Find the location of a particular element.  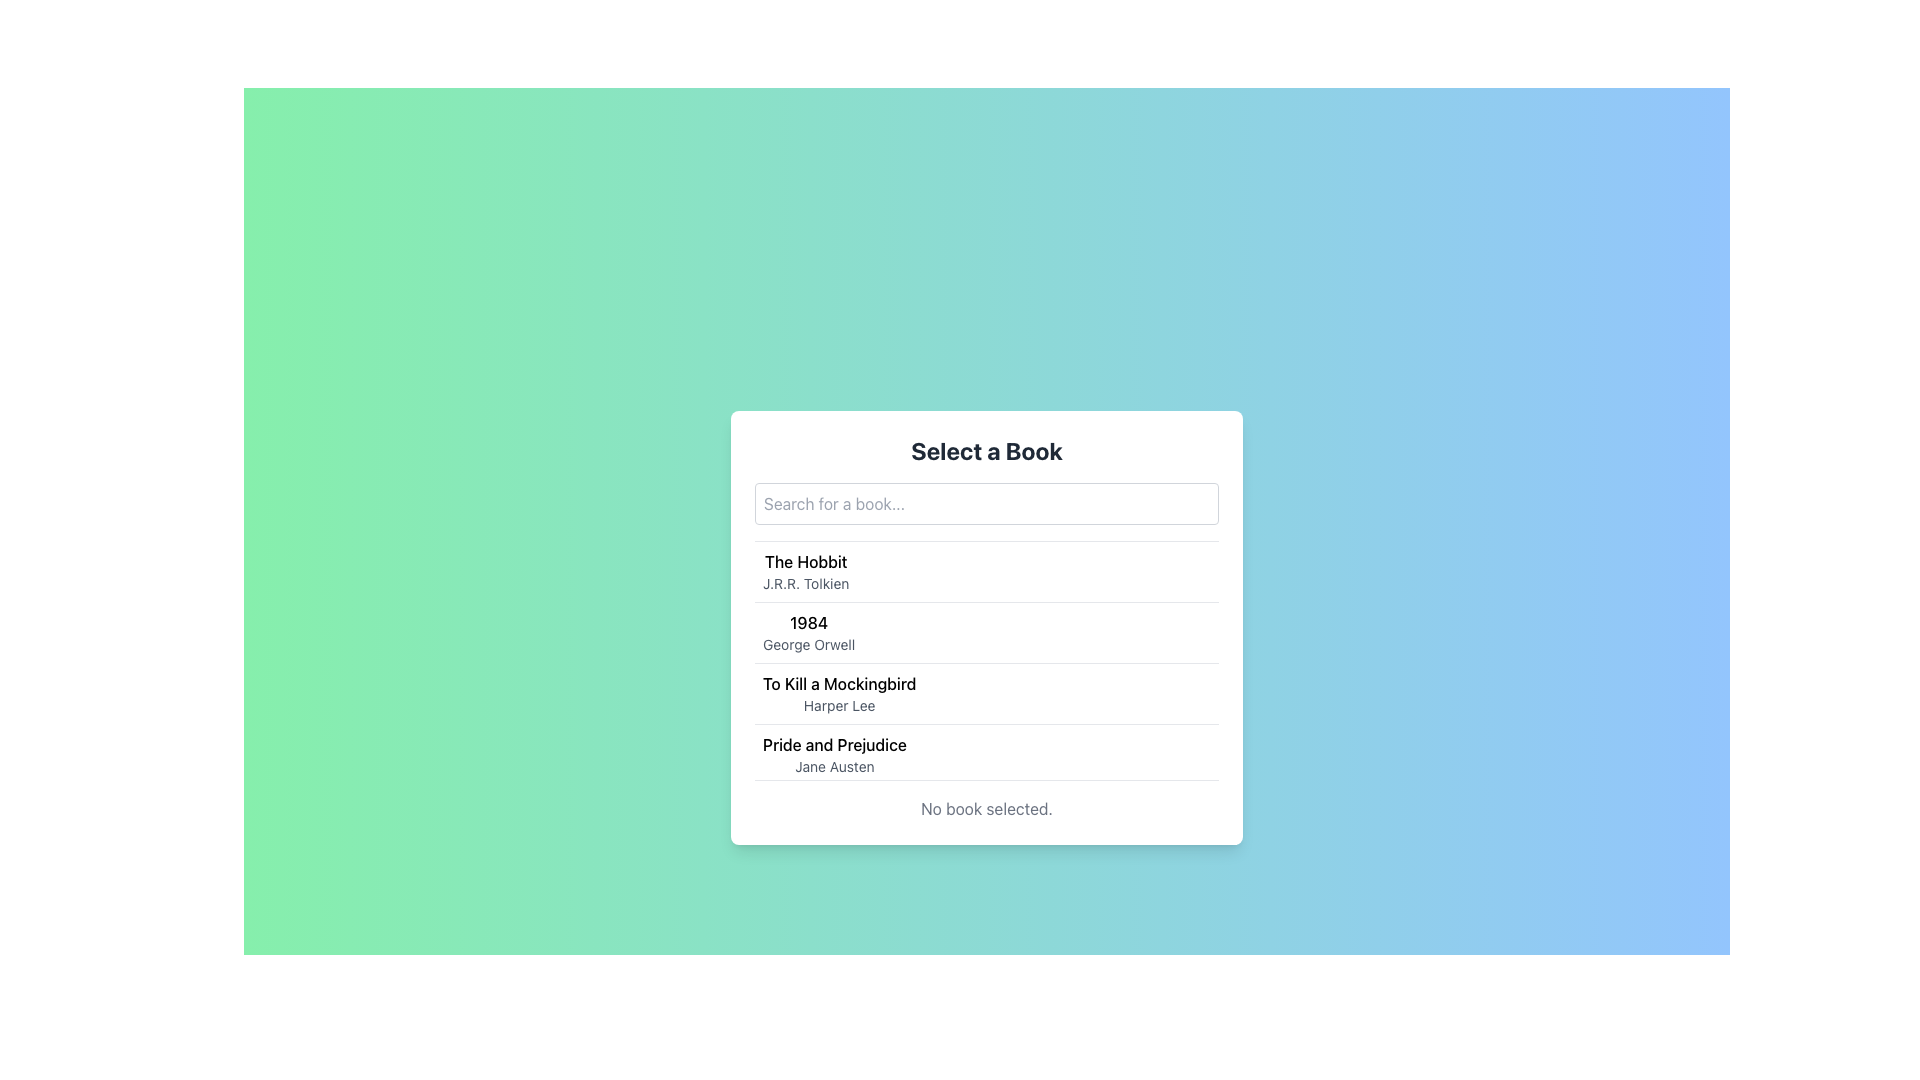

the third book item in the 'Select a Book' panel is located at coordinates (839, 693).